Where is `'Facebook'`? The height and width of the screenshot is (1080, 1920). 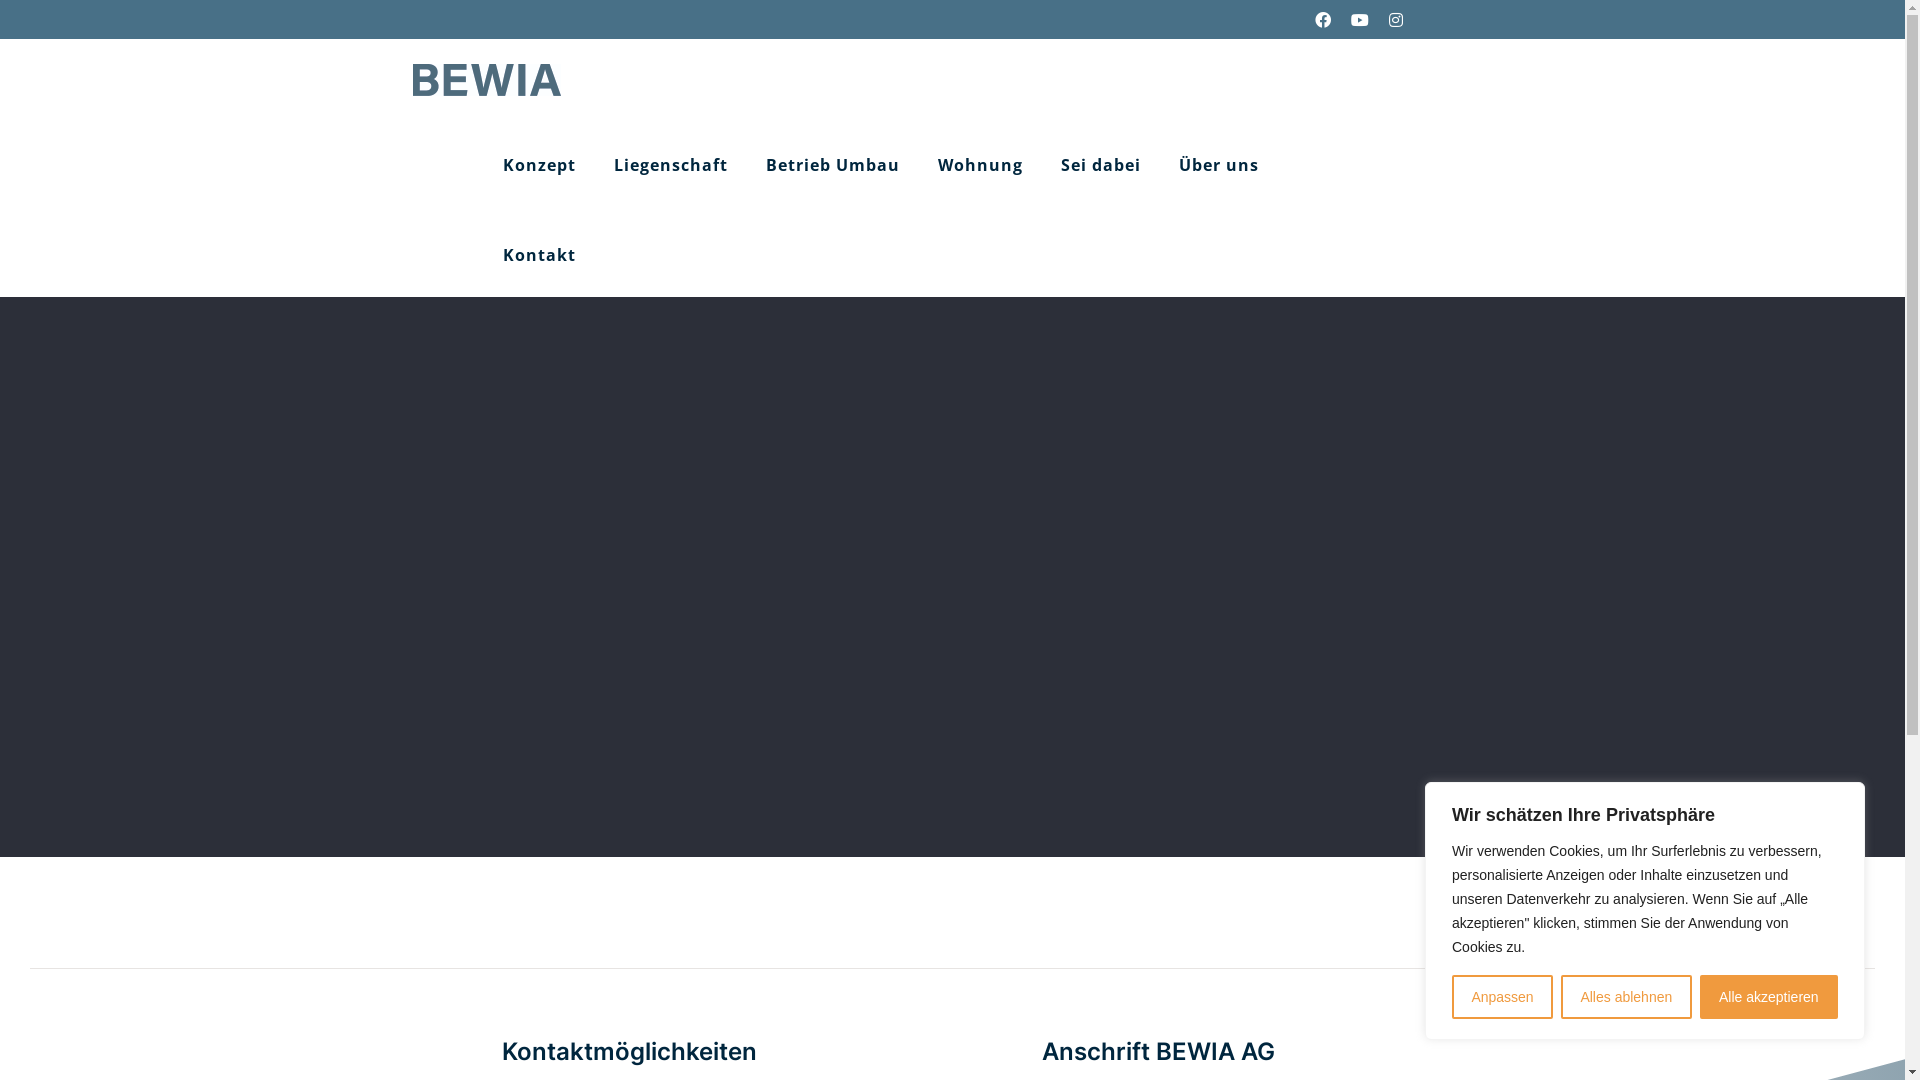
'Facebook' is located at coordinates (1314, 19).